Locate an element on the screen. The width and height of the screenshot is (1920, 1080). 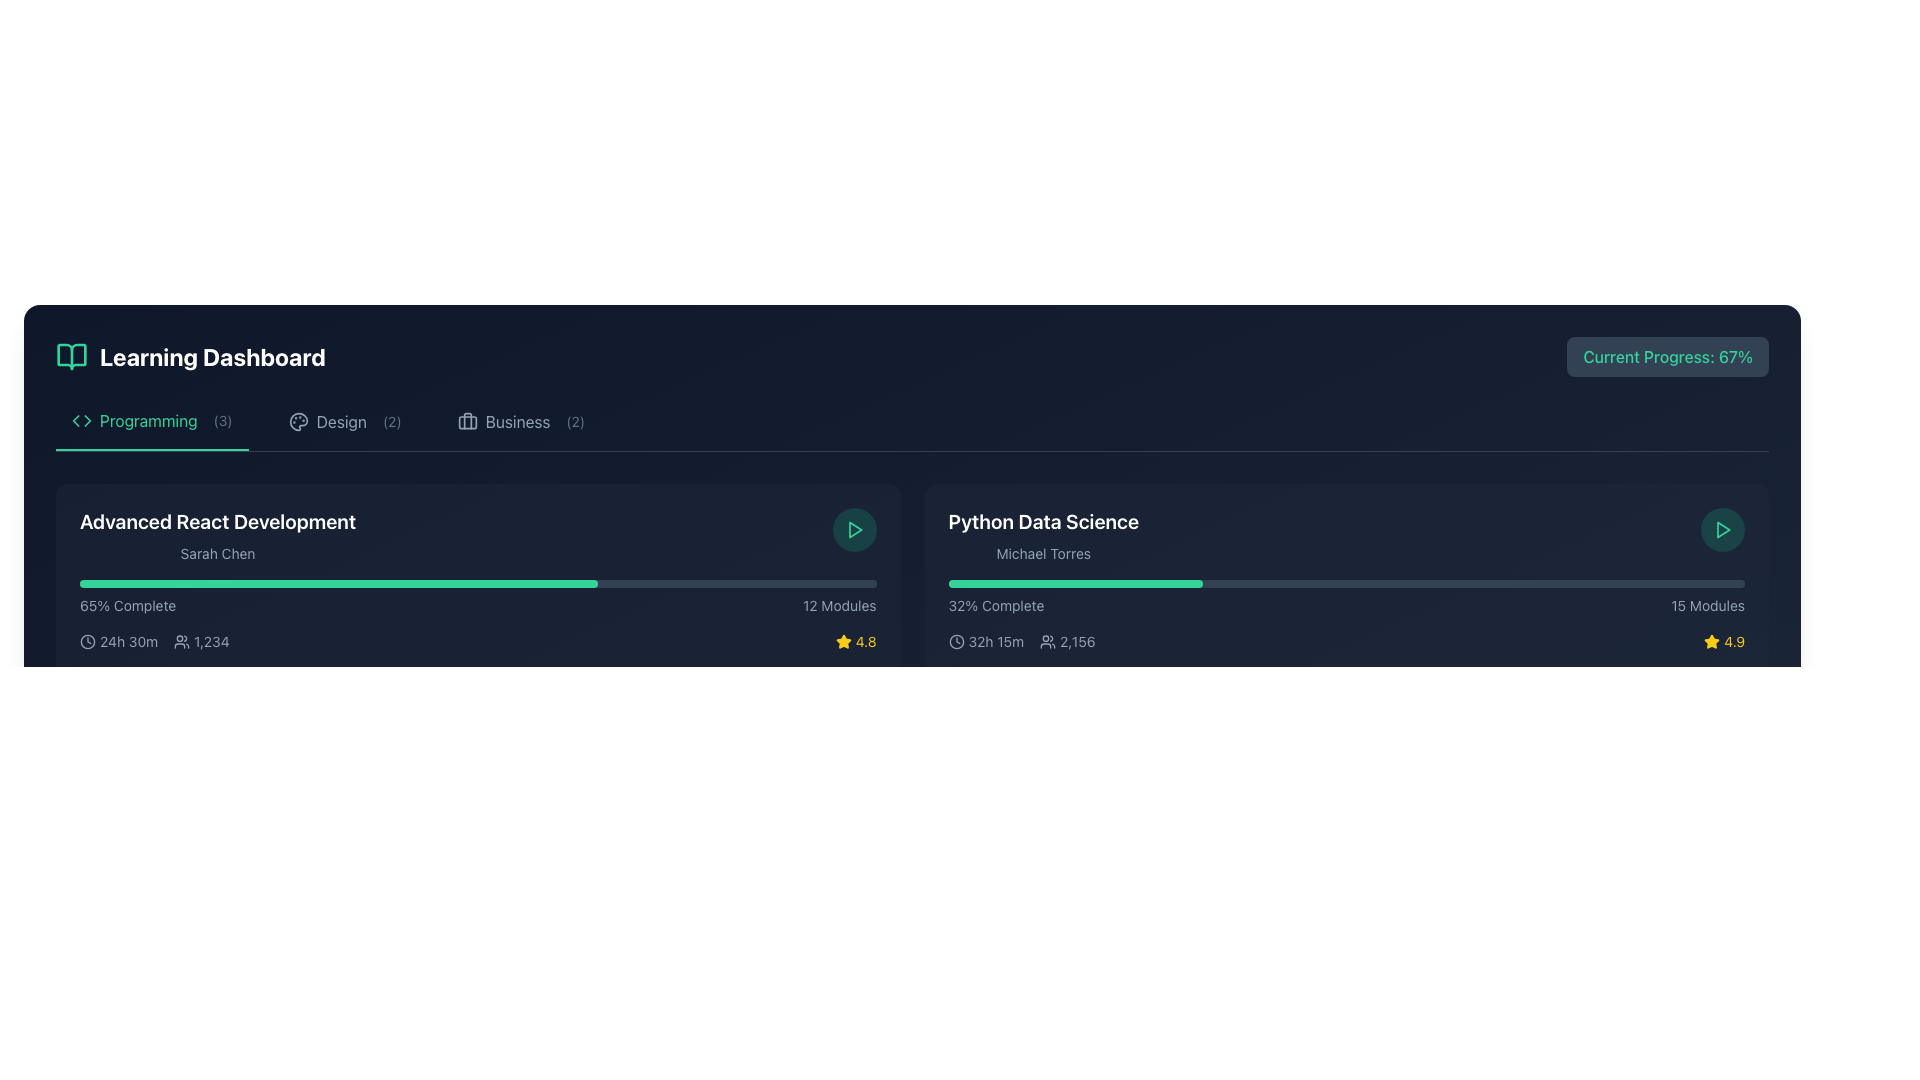
the circular green play button located at the right end of the 'Python Data Science' course section to play the course is located at coordinates (1722, 528).